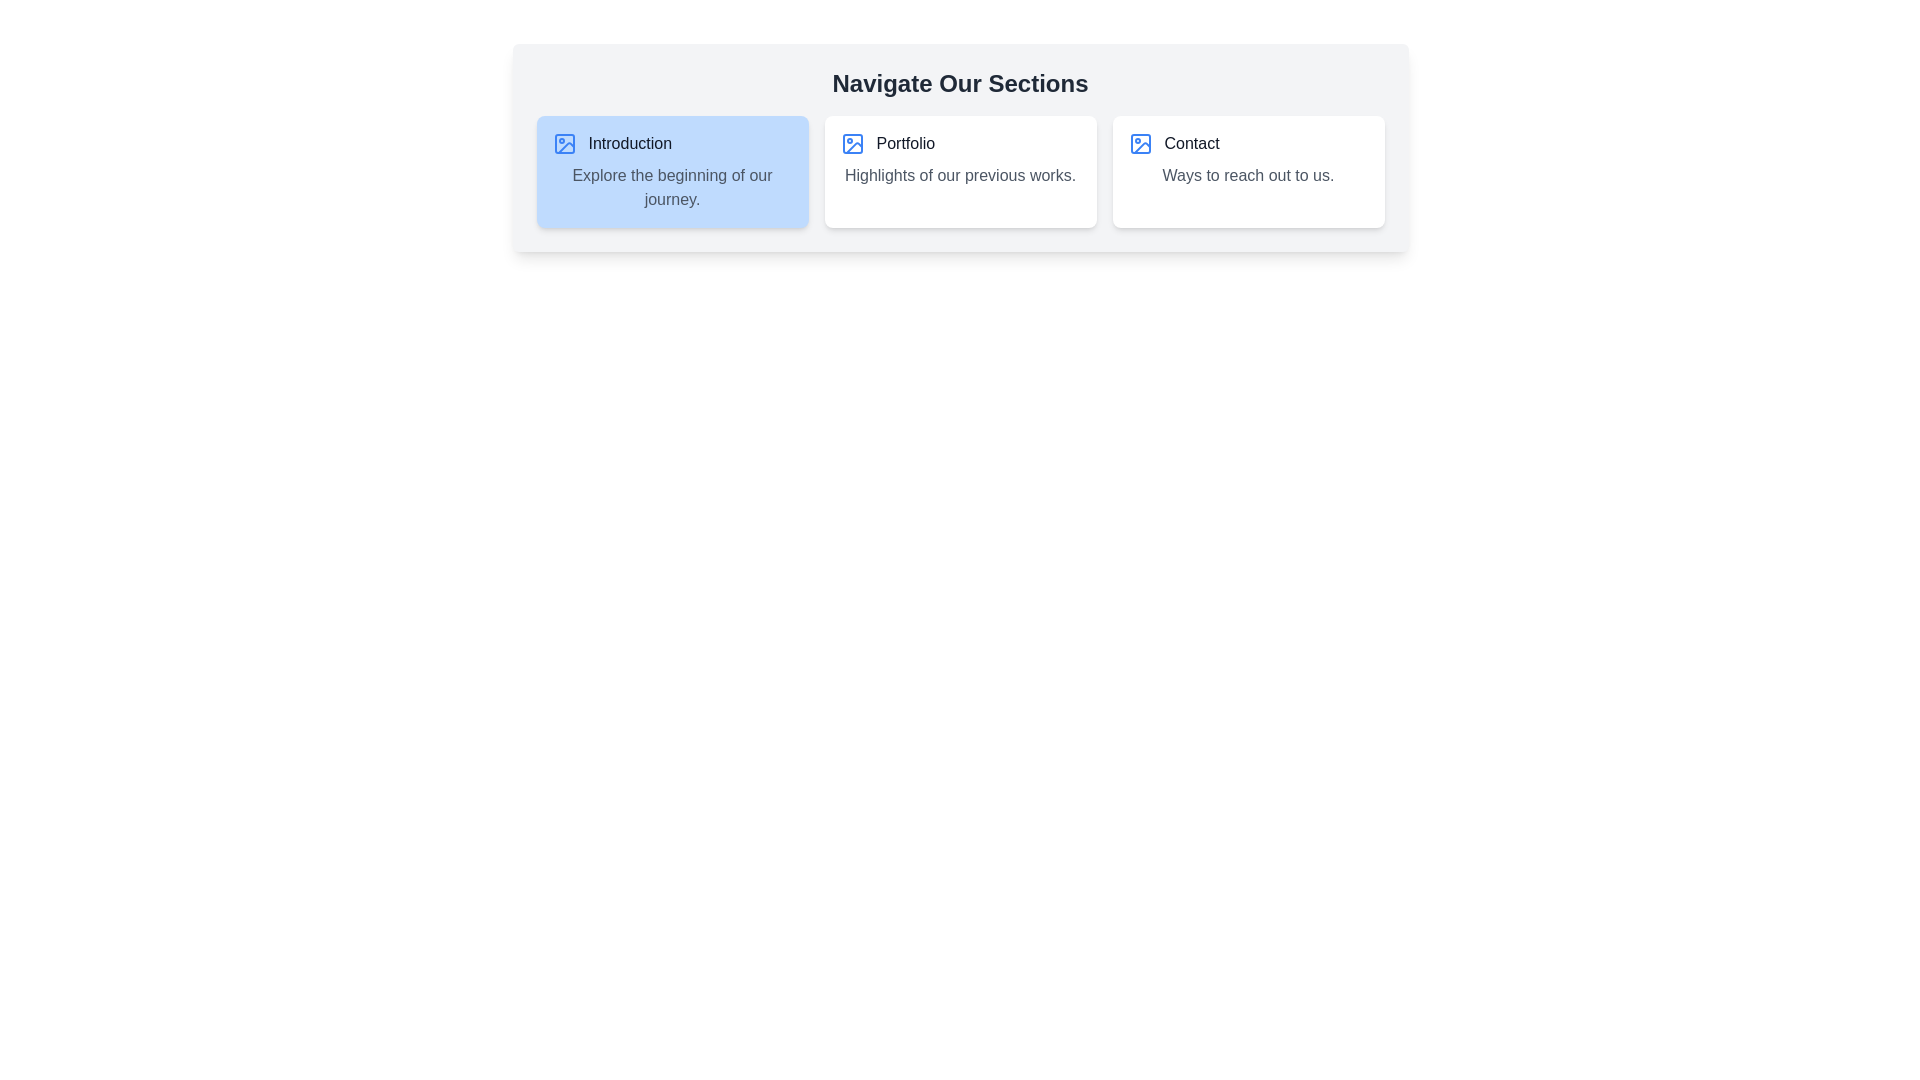  What do you see at coordinates (904, 142) in the screenshot?
I see `the text label representing the 'Portfolio' section, located in the center section of the navigation bar, between the 'Introduction' and 'Contact' cards` at bounding box center [904, 142].